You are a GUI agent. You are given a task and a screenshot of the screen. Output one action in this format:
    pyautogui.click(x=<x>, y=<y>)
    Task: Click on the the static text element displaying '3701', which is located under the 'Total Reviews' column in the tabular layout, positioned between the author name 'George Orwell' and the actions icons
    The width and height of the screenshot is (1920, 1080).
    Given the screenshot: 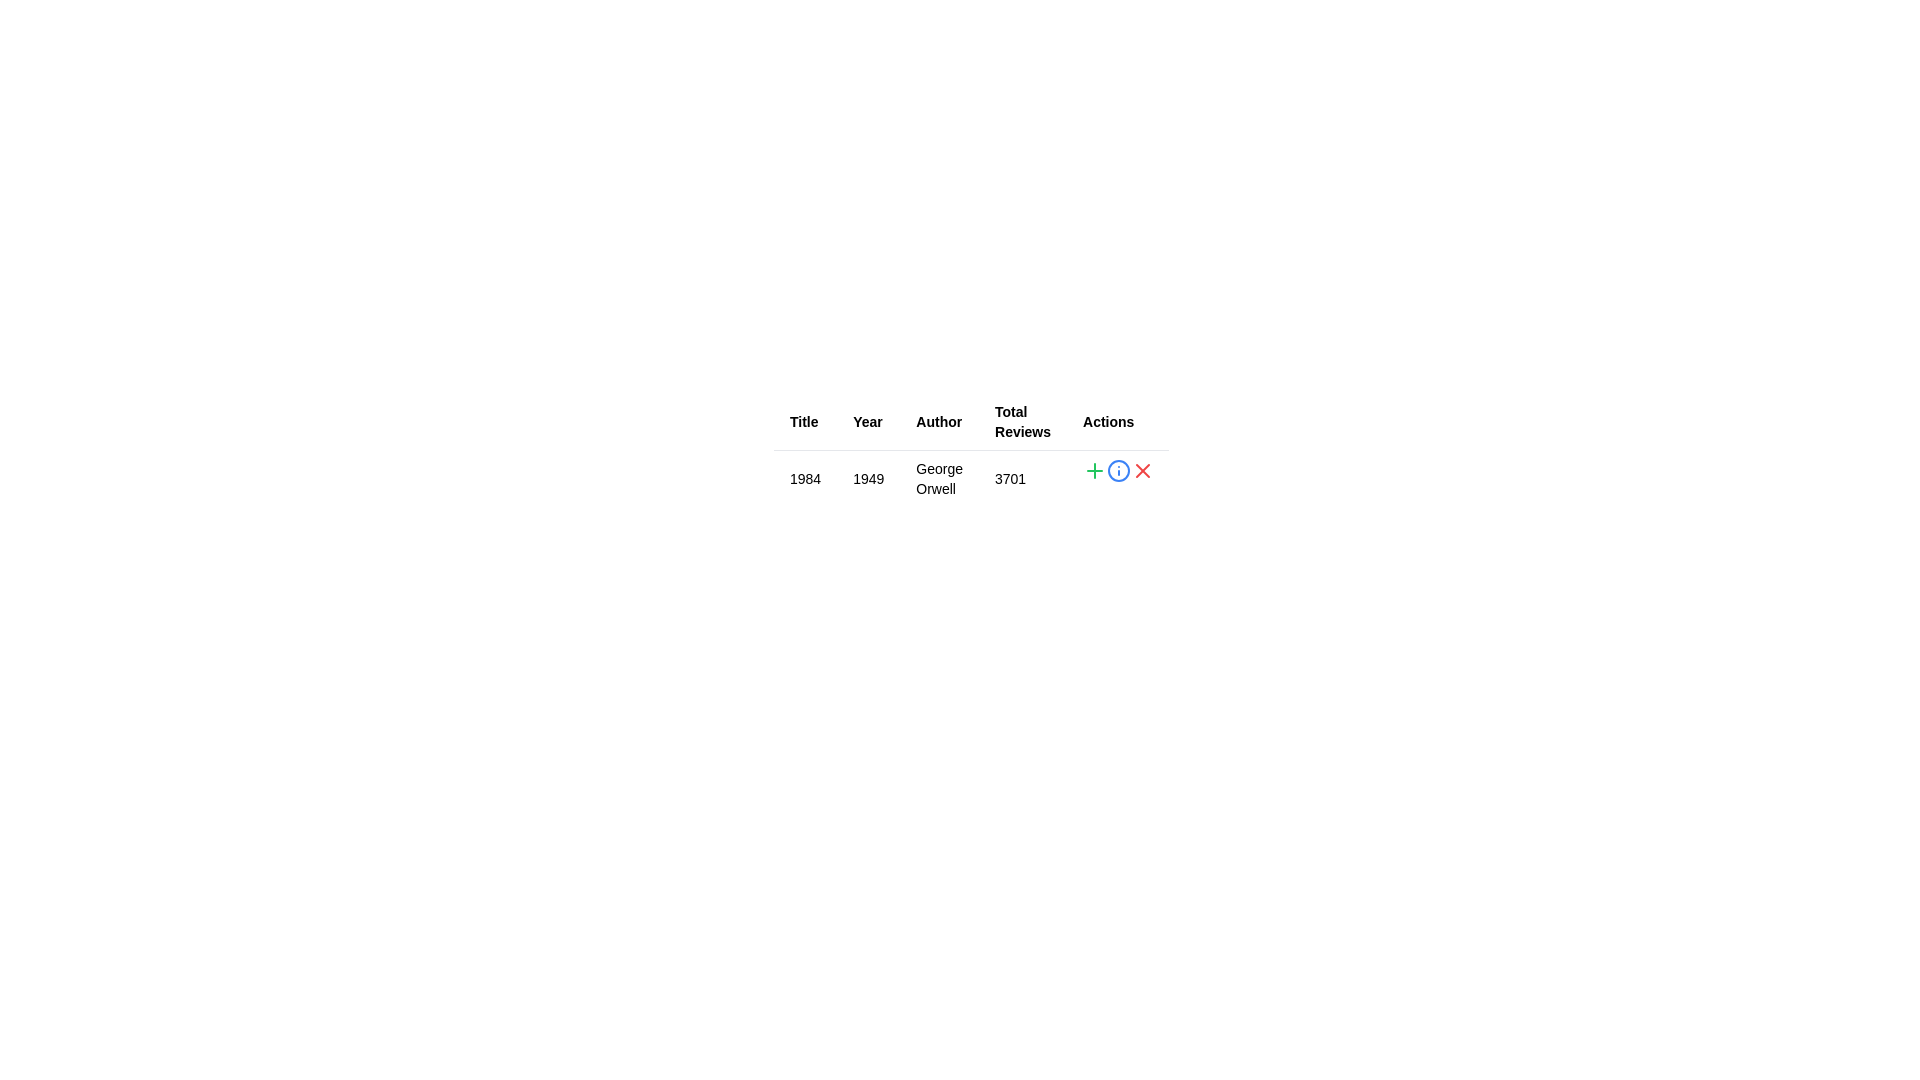 What is the action you would take?
    pyautogui.click(x=1022, y=478)
    